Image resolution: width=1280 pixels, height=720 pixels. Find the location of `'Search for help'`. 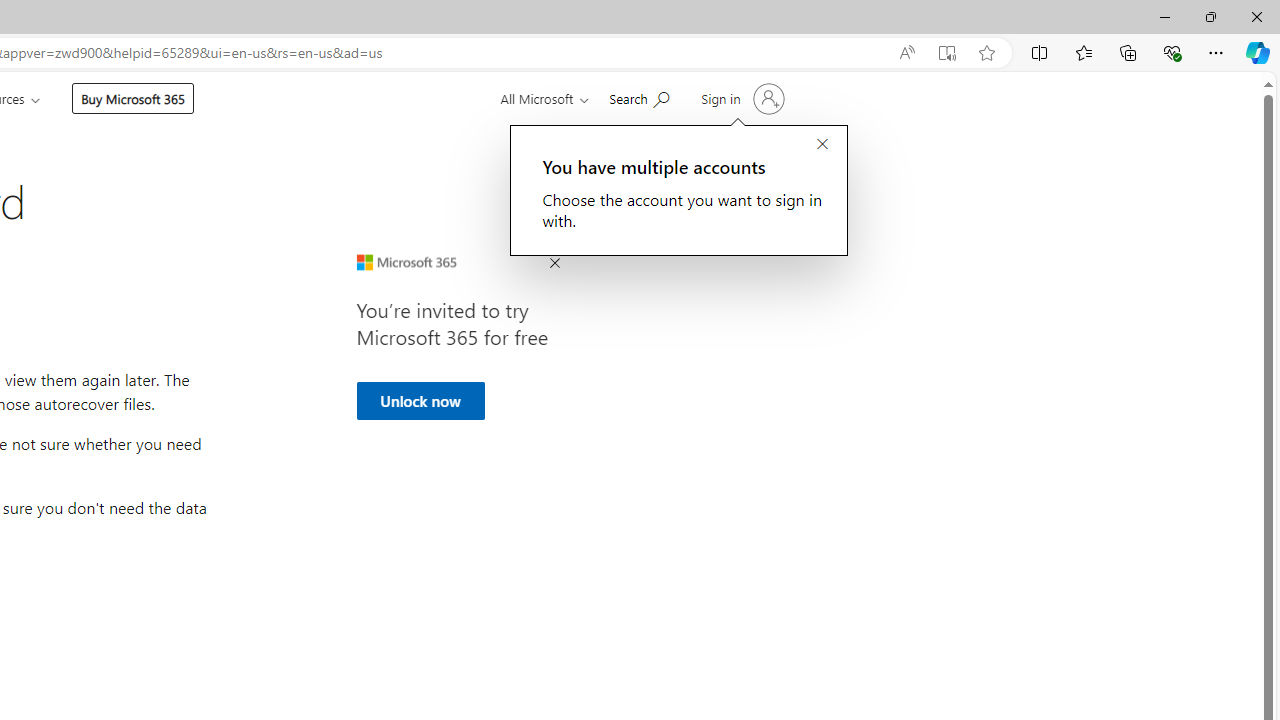

'Search for help' is located at coordinates (638, 97).